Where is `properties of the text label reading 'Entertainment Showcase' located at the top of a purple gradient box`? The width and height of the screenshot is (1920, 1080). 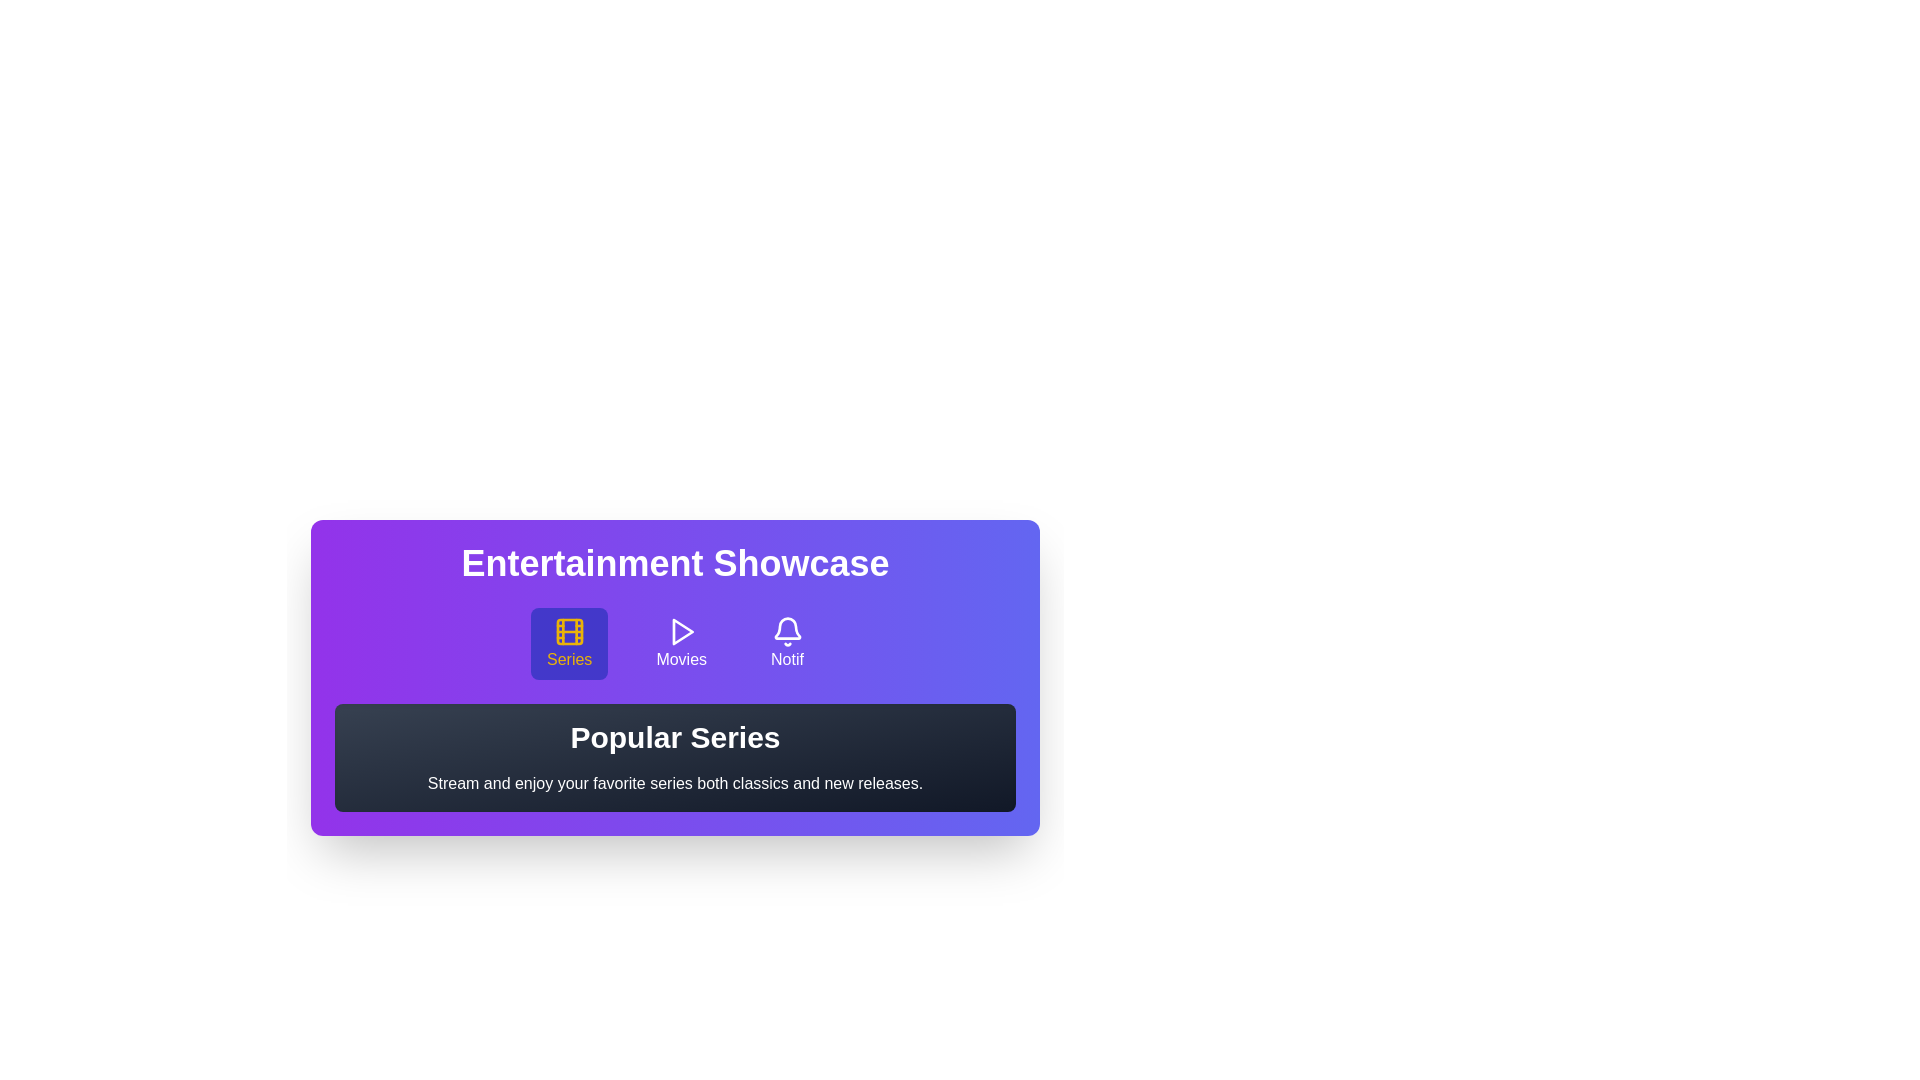 properties of the text label reading 'Entertainment Showcase' located at the top of a purple gradient box is located at coordinates (675, 563).